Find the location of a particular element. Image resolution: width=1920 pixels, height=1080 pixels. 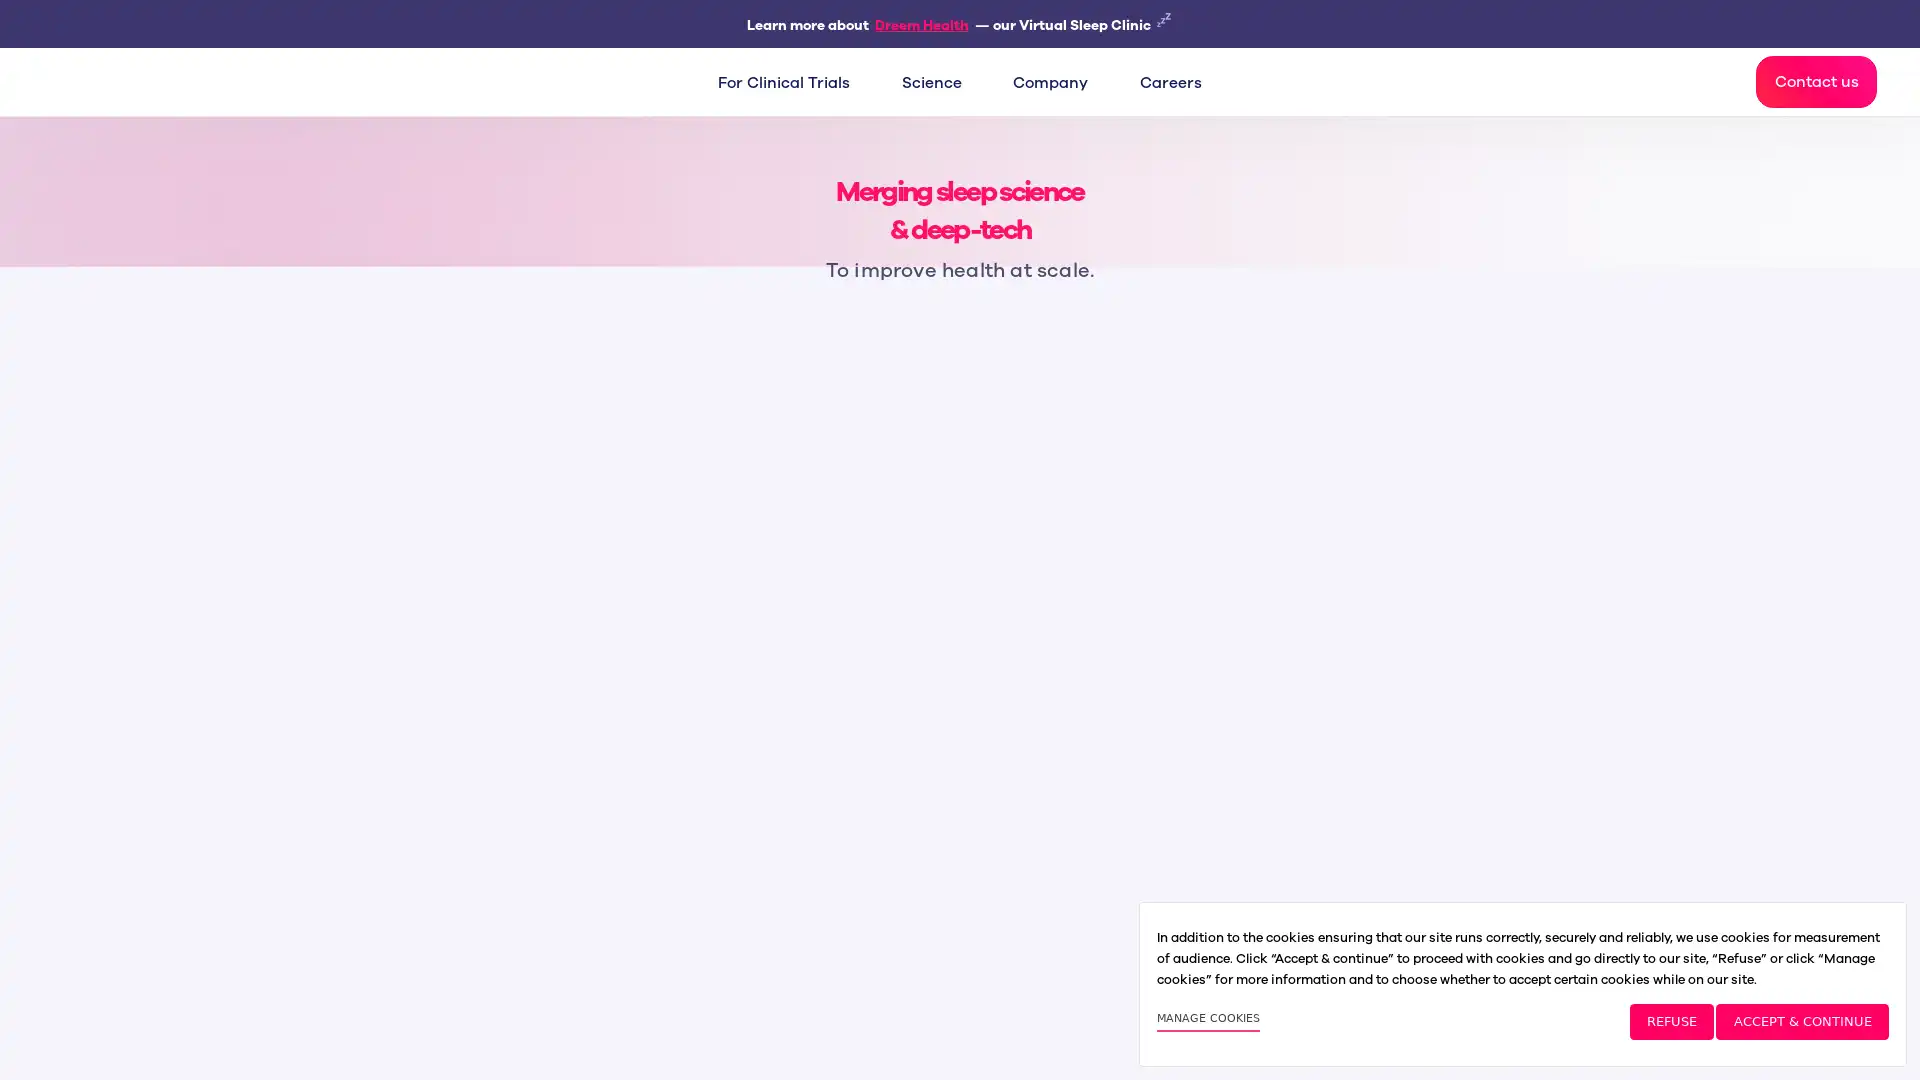

ACCEPT & CONTINUE is located at coordinates (1801, 1021).